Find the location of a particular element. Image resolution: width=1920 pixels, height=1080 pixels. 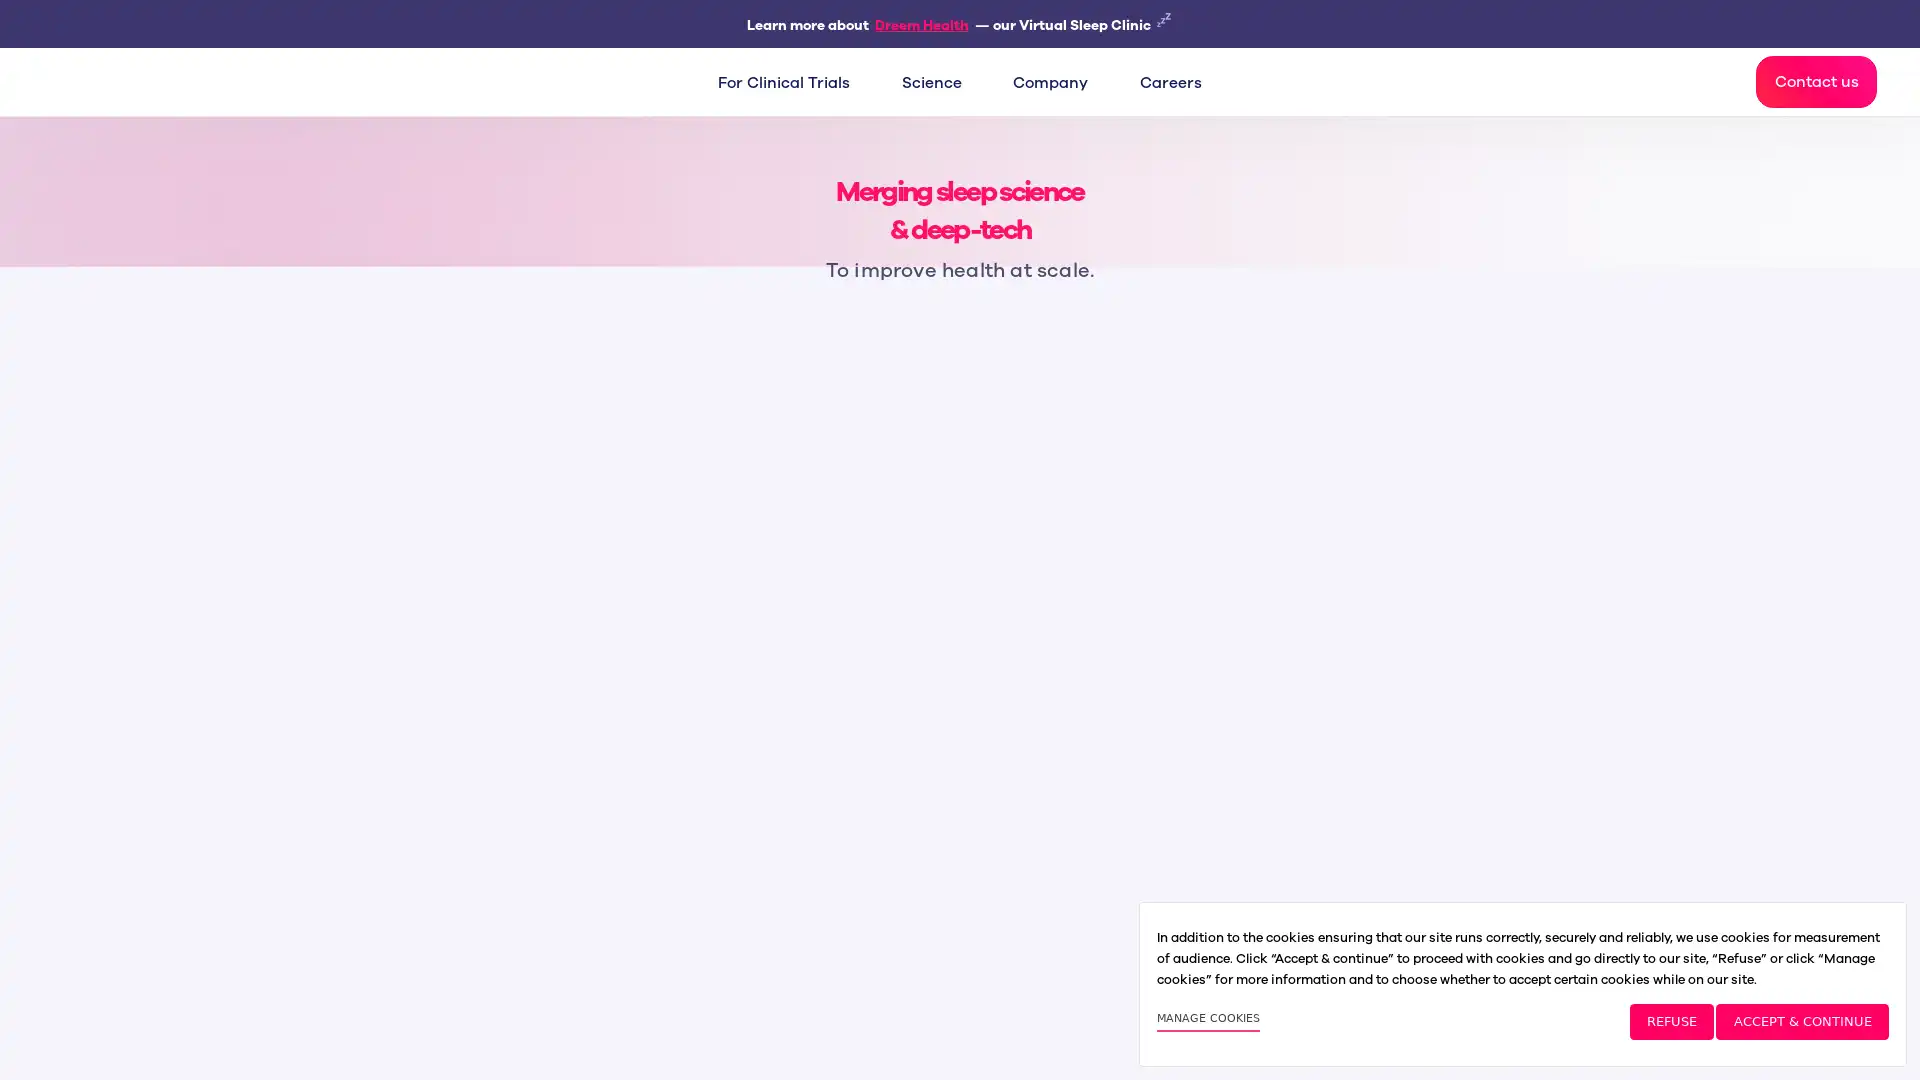

ACCEPT & CONTINUE is located at coordinates (1801, 1021).